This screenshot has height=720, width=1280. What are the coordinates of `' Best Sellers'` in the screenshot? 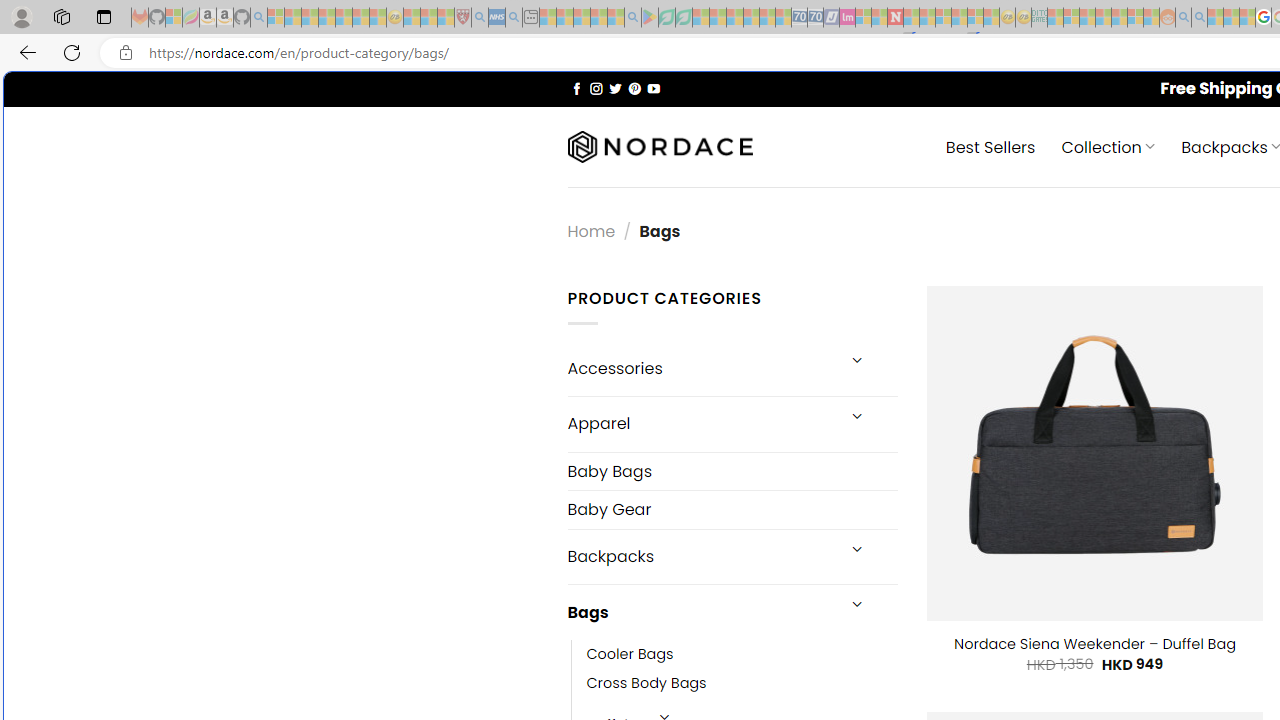 It's located at (990, 145).